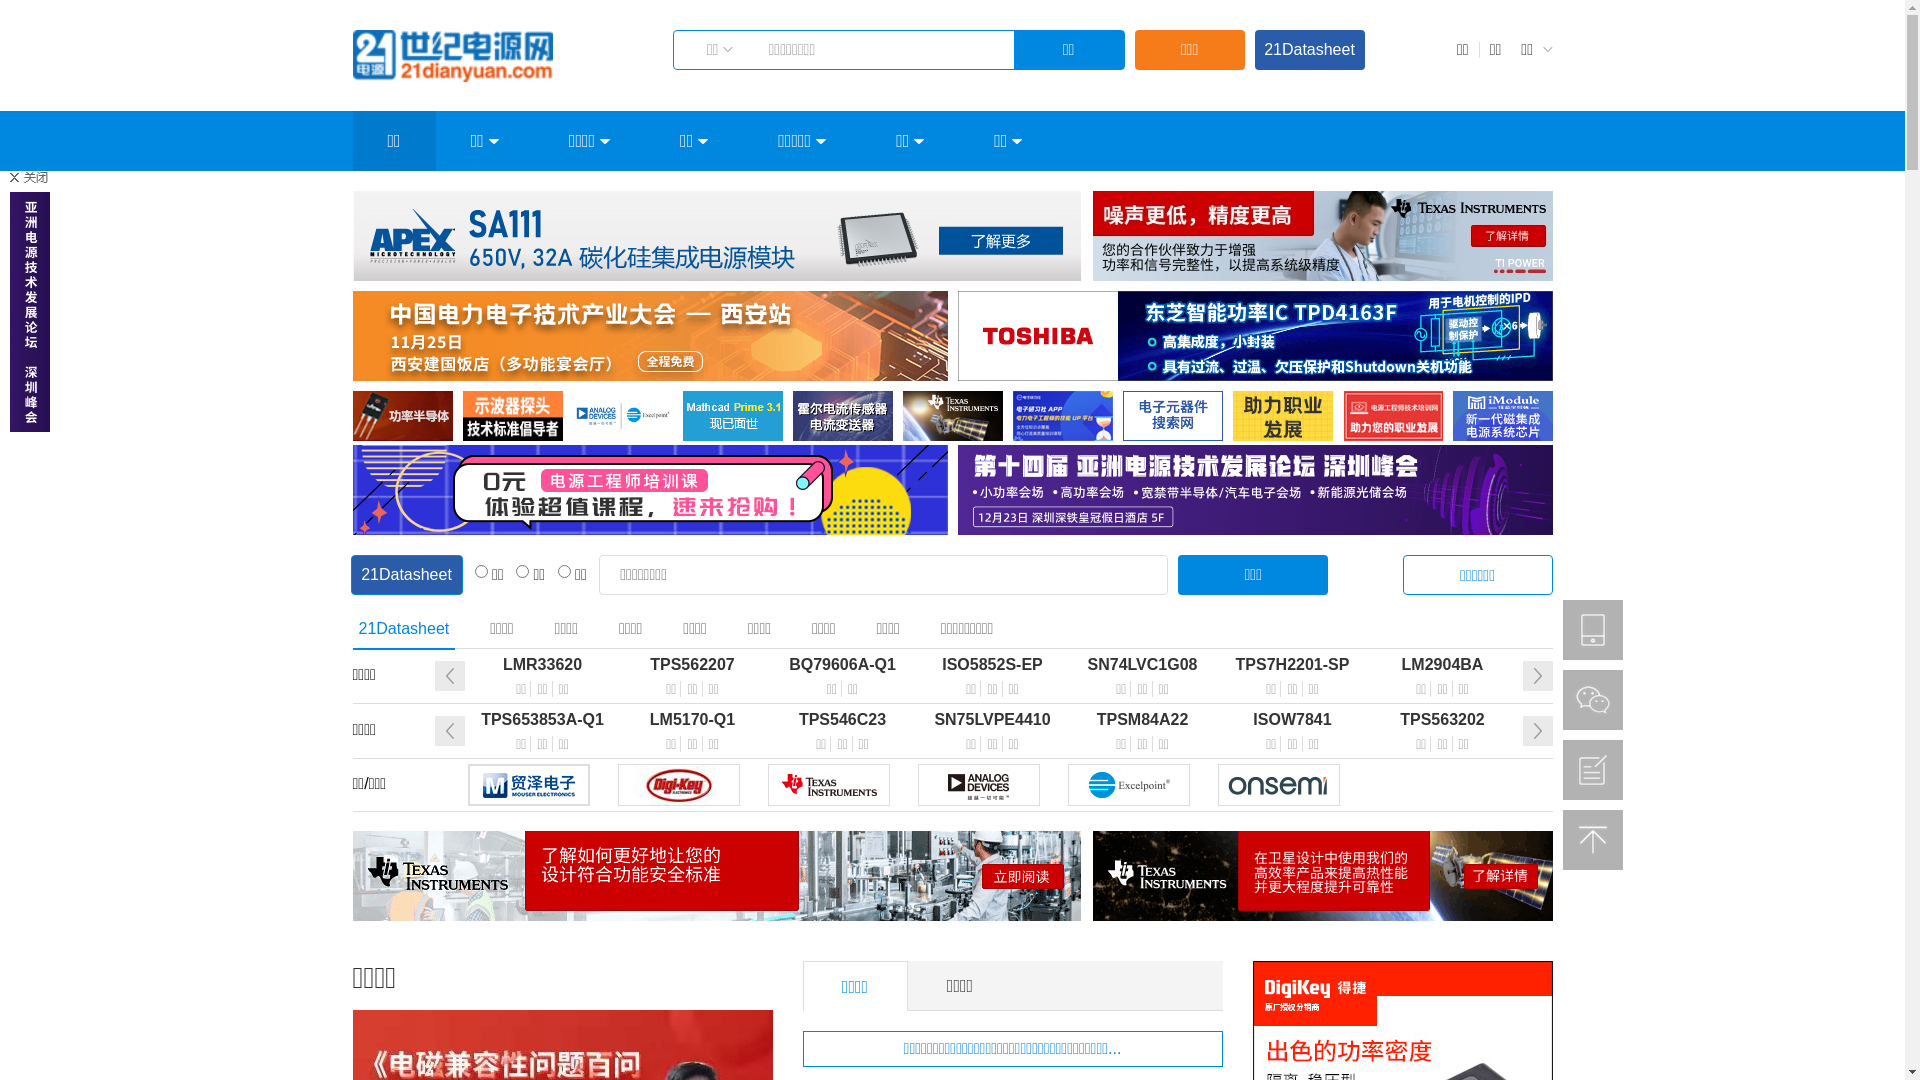 The image size is (1920, 1080). I want to click on 'TPS562207', so click(692, 664).